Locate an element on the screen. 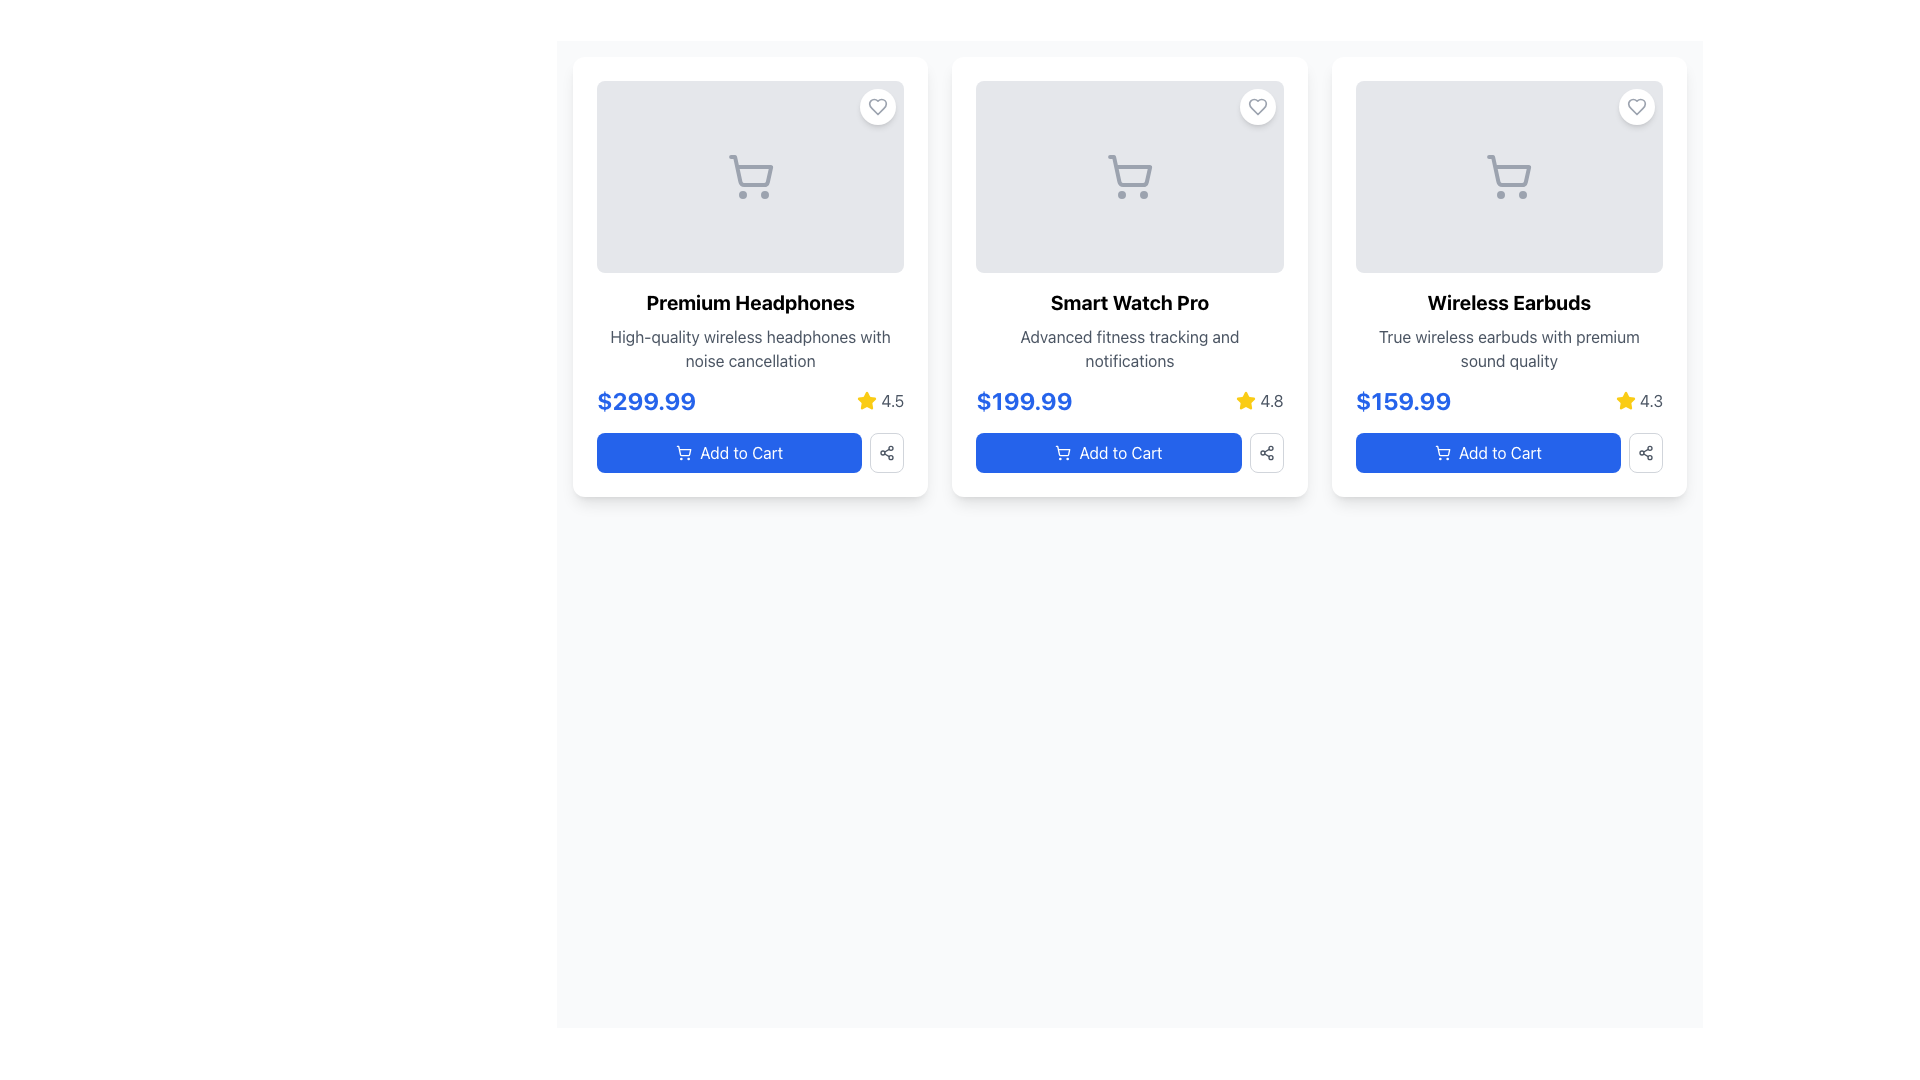 Image resolution: width=1920 pixels, height=1080 pixels. the Rating display for the product 'Wireless Earbuds', which visually combines a star icon and numerical value, located next to the price '$159.99' and above the 'Add to Cart' button is located at coordinates (1639, 401).